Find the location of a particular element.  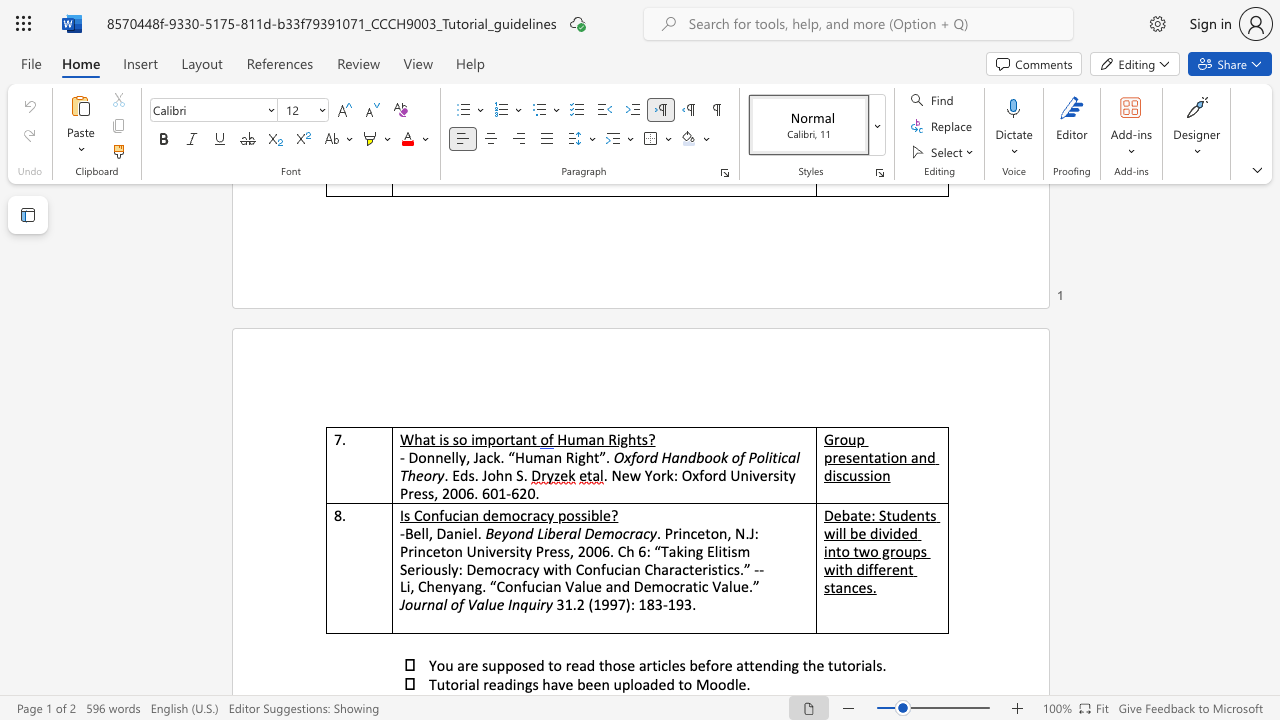

the subset text "rd Han" within the text "Oxford Handbook of Political" is located at coordinates (644, 457).